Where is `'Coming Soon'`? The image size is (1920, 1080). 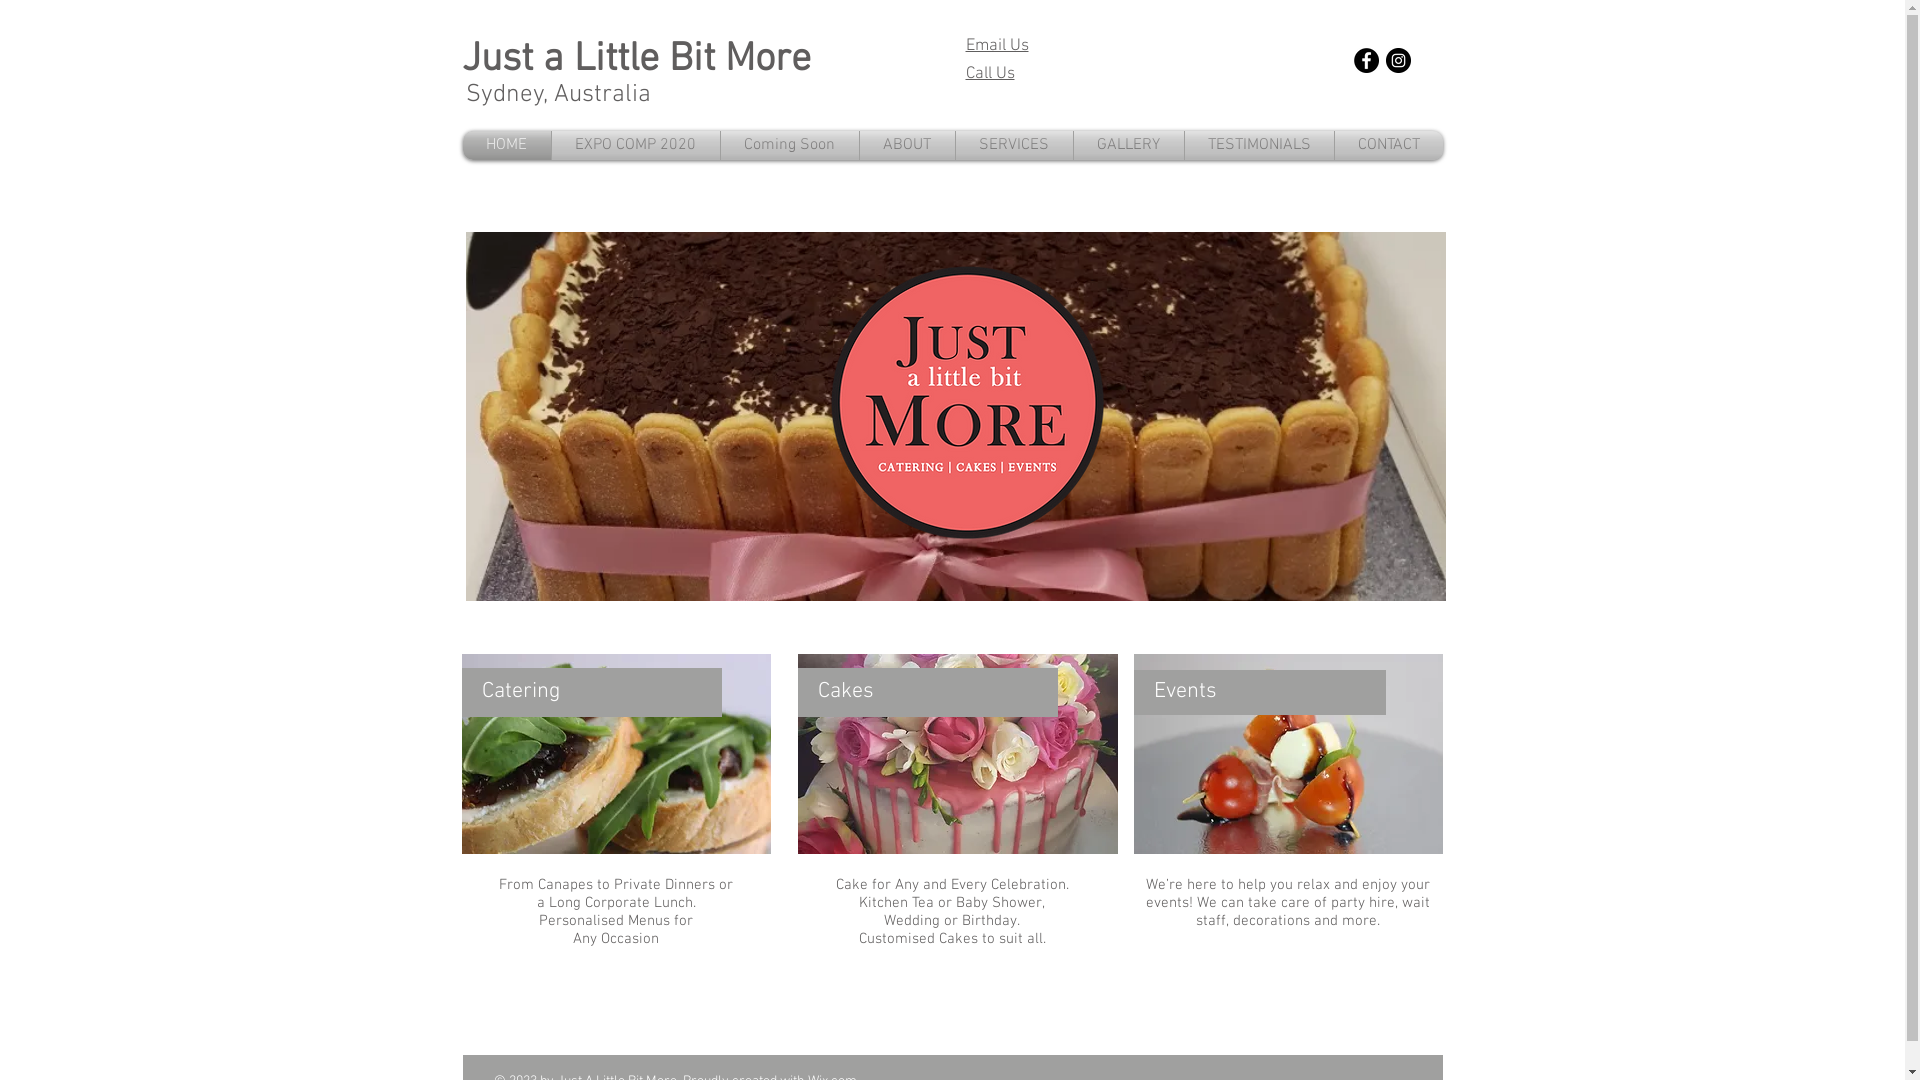 'Coming Soon' is located at coordinates (720, 144).